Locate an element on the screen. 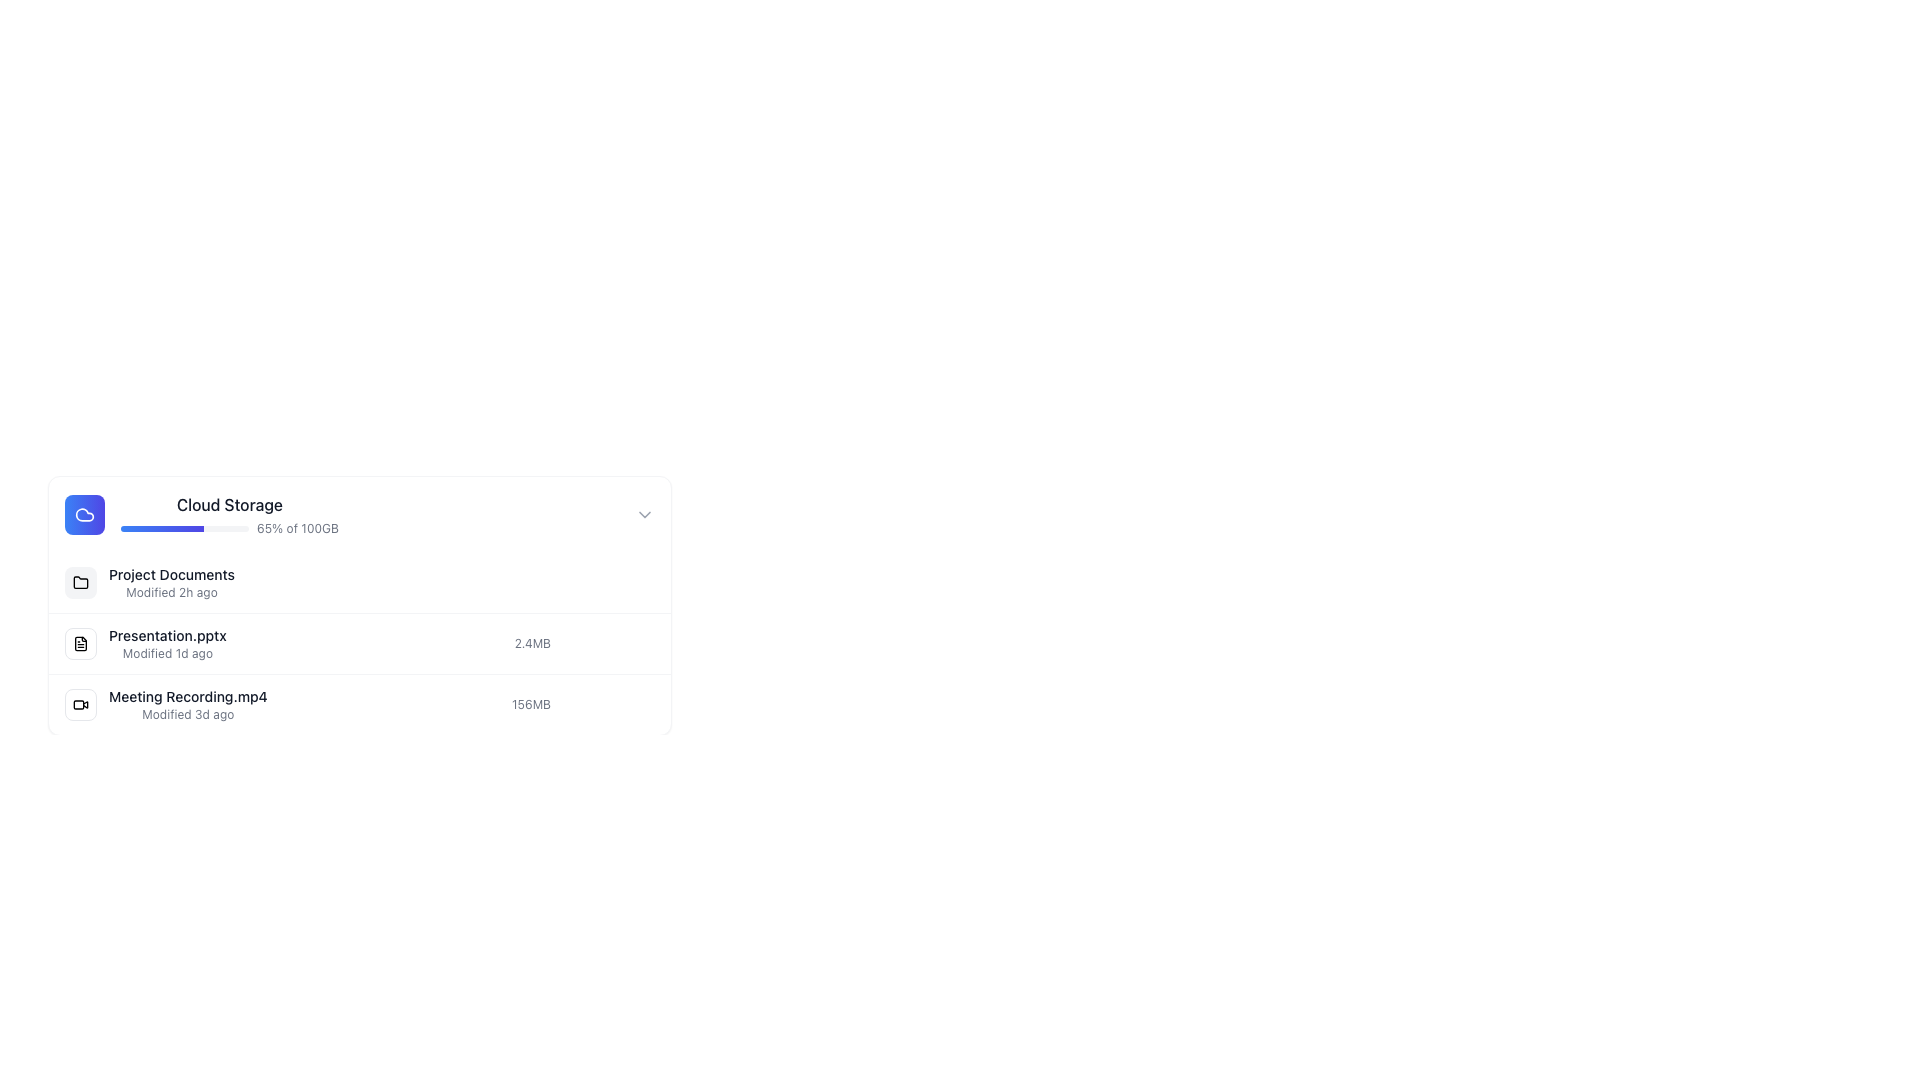  the third entry is located at coordinates (360, 703).